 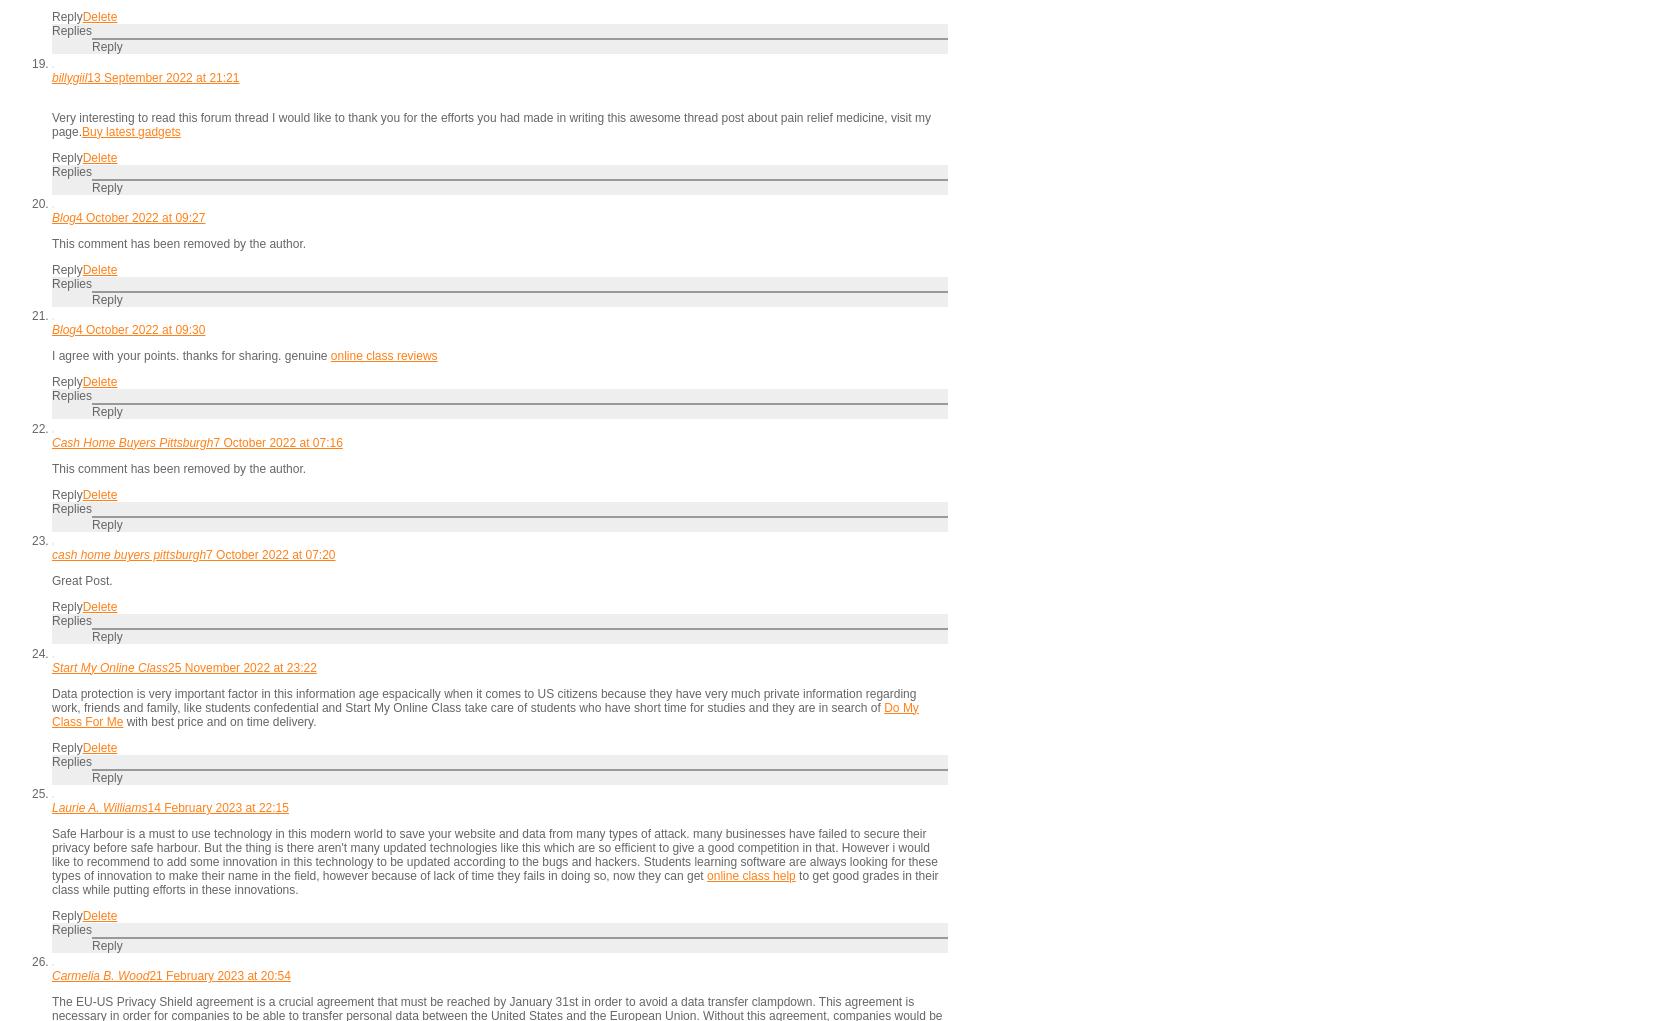 I want to click on 'Cash Home Buyers Pittsburgh', so click(x=131, y=441).